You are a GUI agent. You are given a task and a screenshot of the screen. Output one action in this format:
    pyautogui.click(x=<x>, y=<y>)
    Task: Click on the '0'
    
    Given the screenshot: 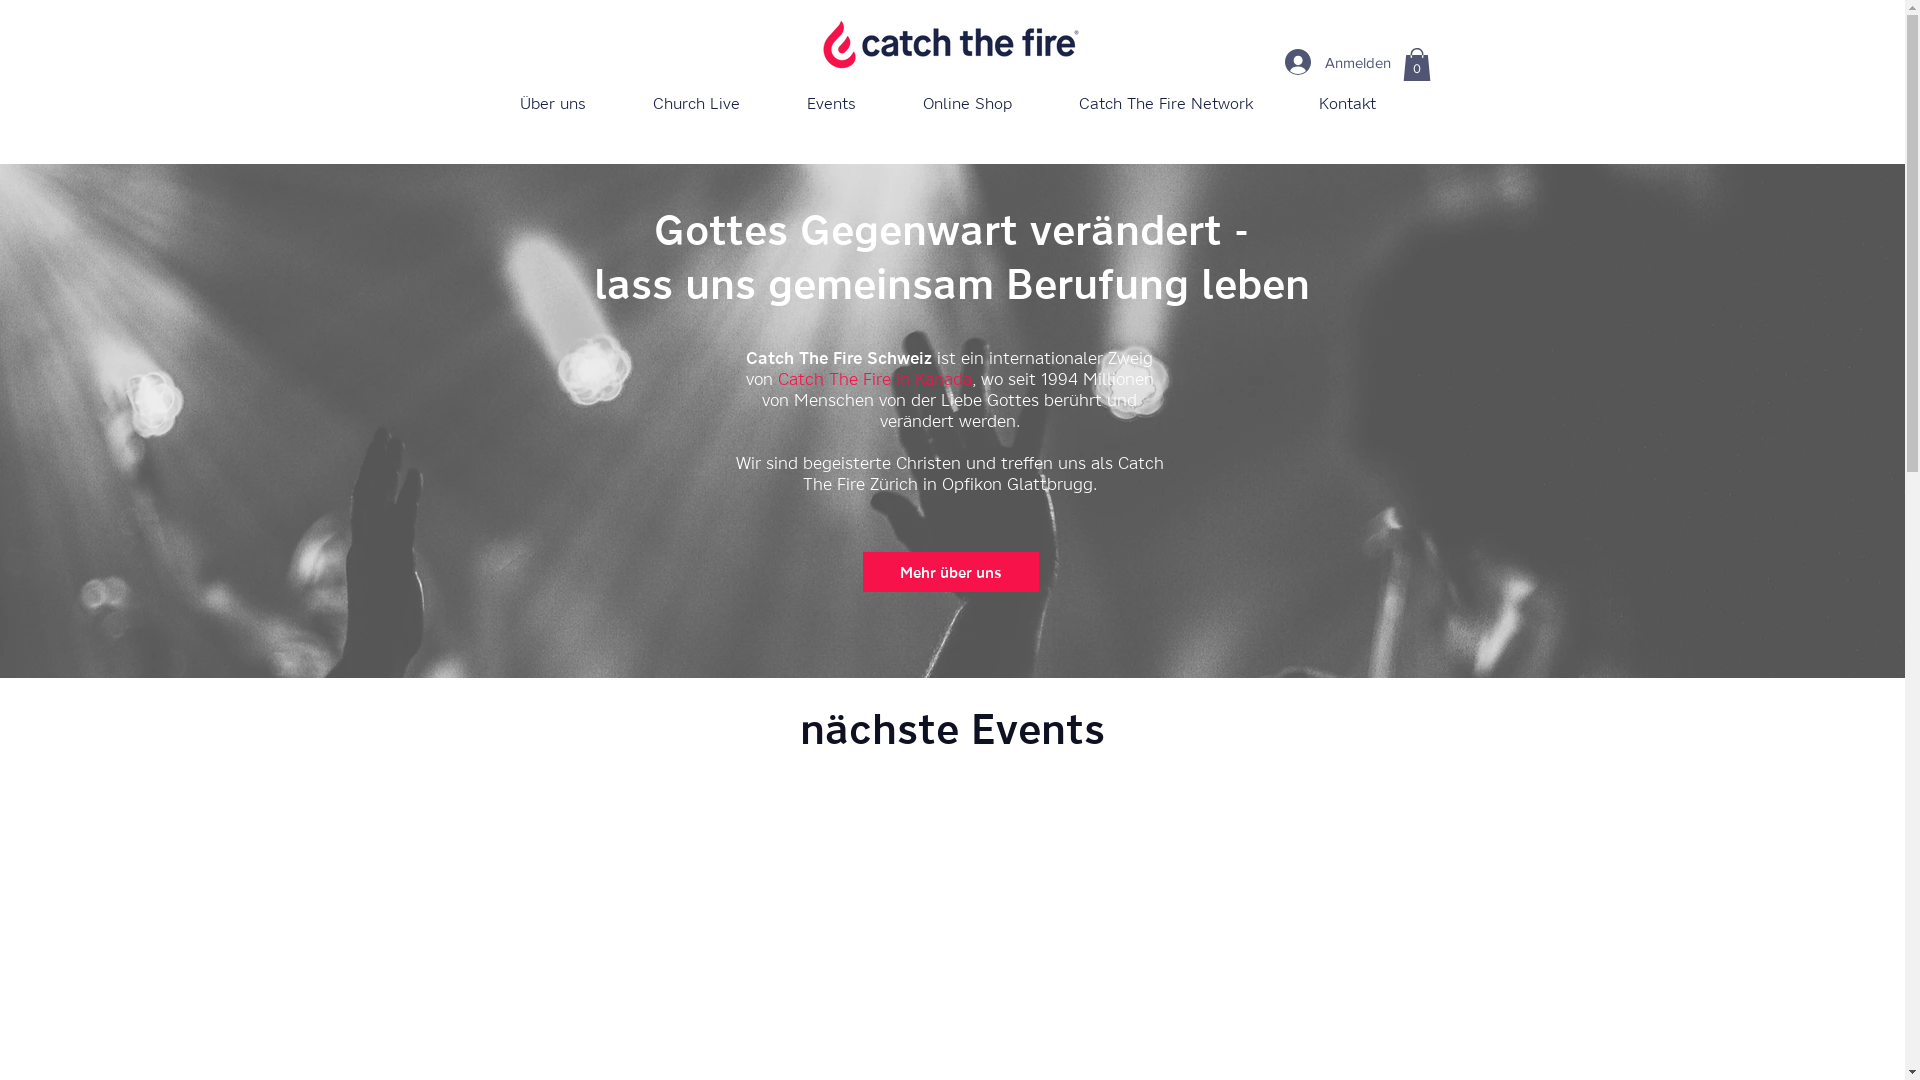 What is the action you would take?
    pyautogui.click(x=1415, y=63)
    